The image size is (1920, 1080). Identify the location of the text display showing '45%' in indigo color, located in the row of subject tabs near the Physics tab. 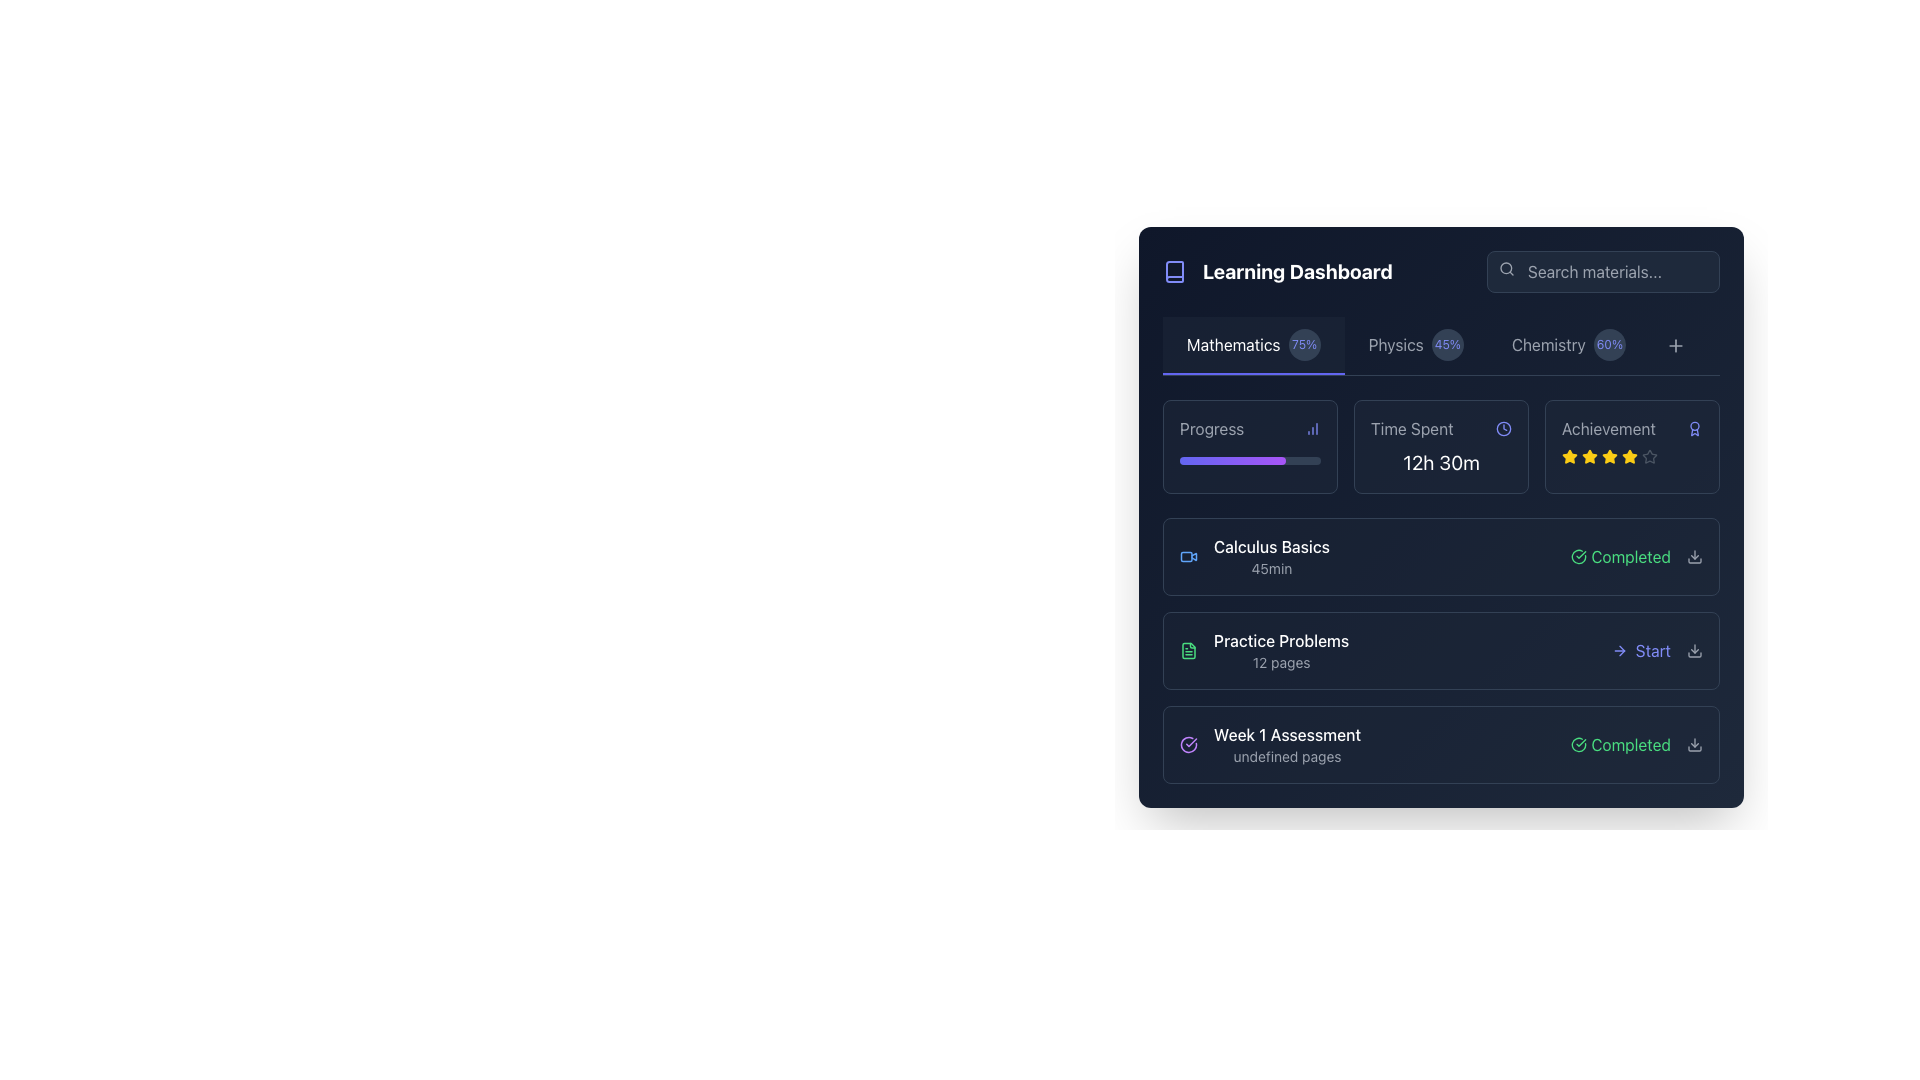
(1447, 343).